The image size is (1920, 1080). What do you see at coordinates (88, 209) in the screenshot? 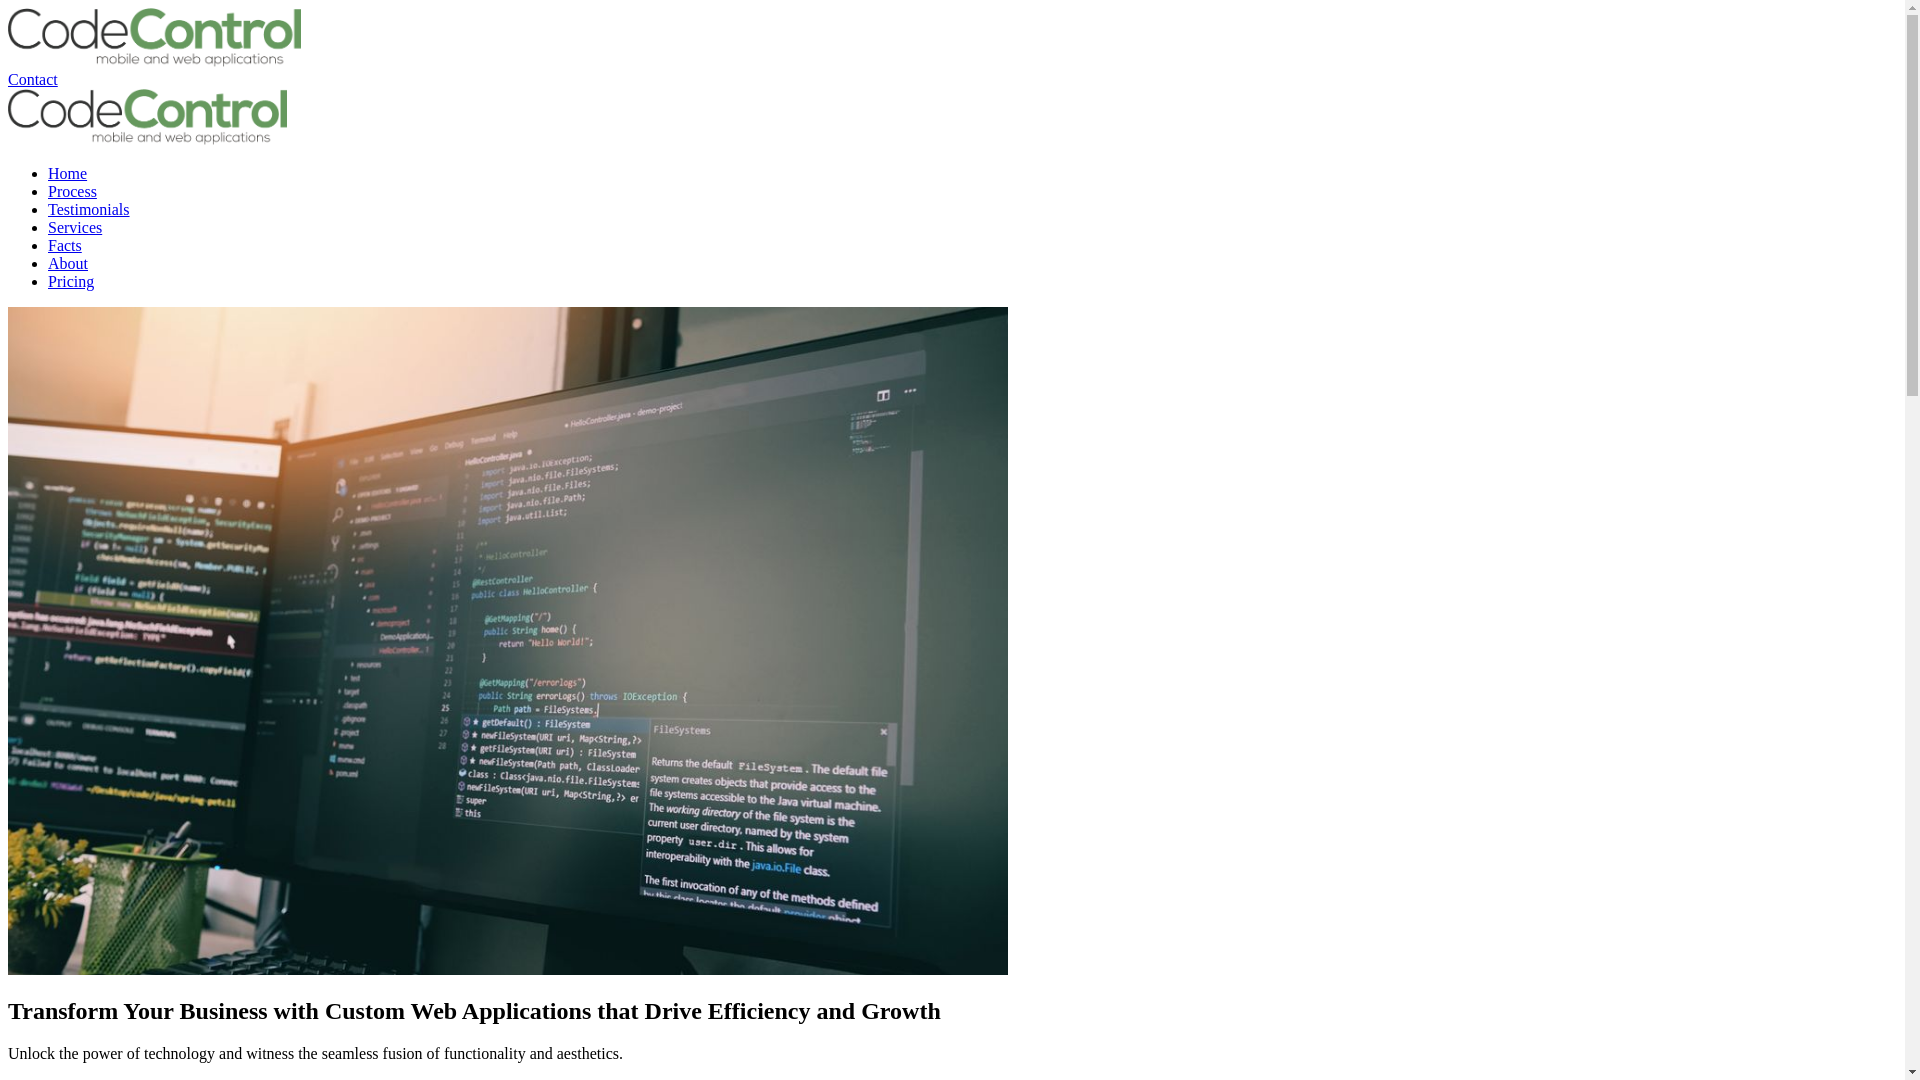
I see `'Testimonials'` at bounding box center [88, 209].